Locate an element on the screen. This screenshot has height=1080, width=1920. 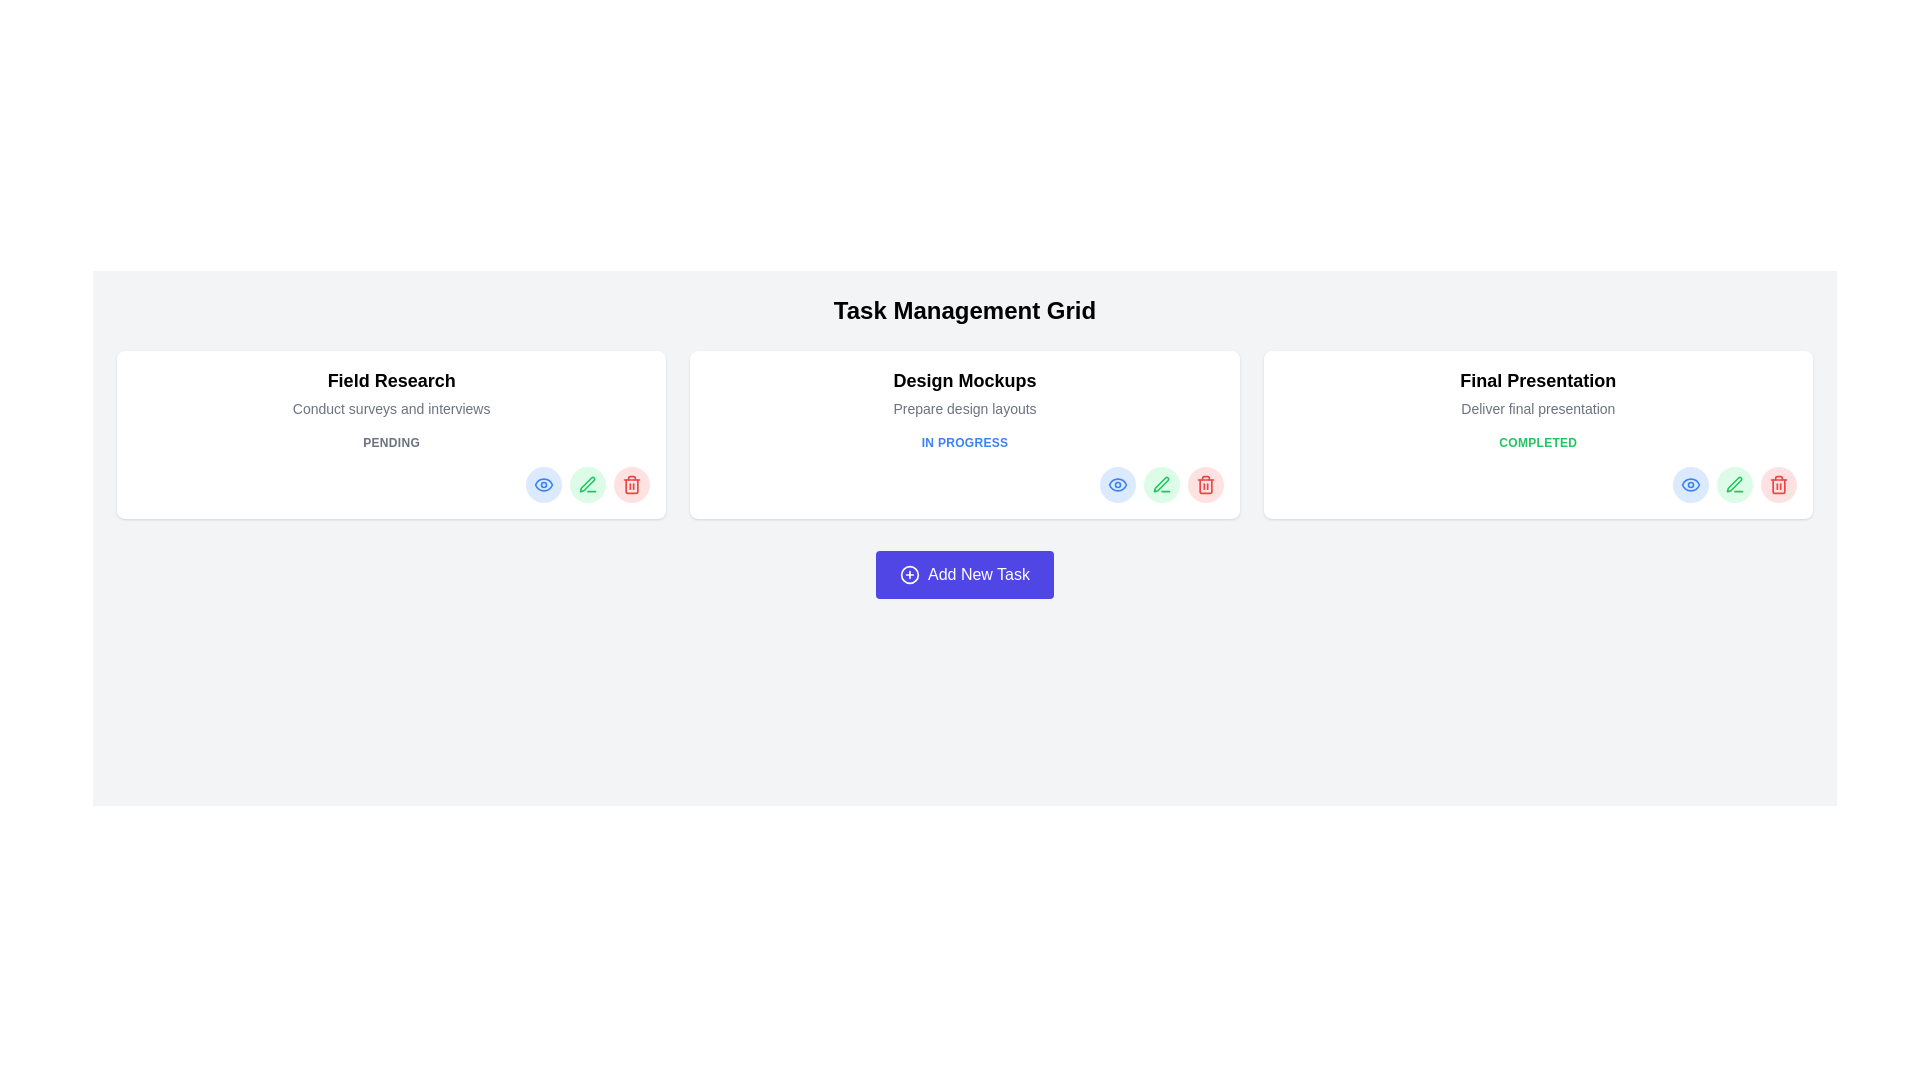
text label that says 'Deliver final presentation', which is styled in small gray font and located below the heading 'Final Presentation' on the rightmost task card is located at coordinates (1537, 407).